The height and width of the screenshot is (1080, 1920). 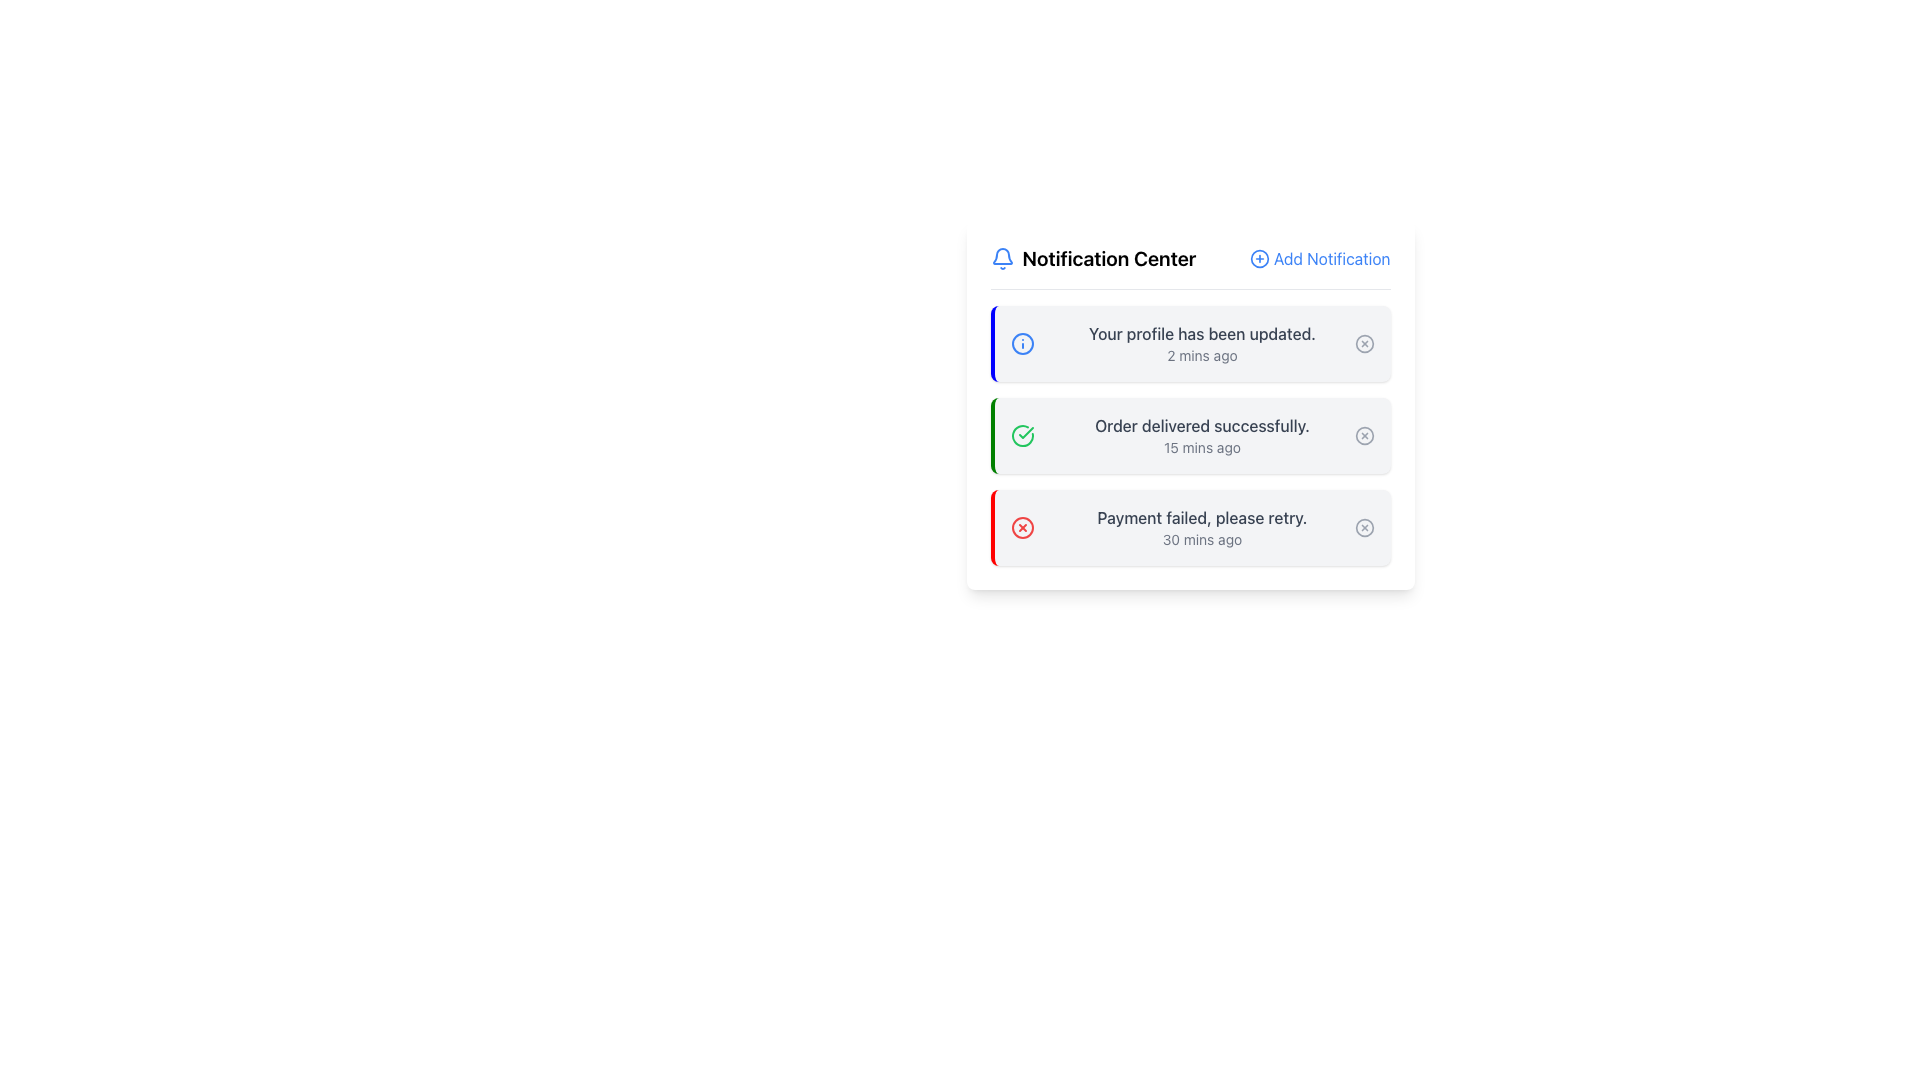 I want to click on timestamp displayed as '30 mins ago' in the notification block to understand the recency of the notification, so click(x=1201, y=540).